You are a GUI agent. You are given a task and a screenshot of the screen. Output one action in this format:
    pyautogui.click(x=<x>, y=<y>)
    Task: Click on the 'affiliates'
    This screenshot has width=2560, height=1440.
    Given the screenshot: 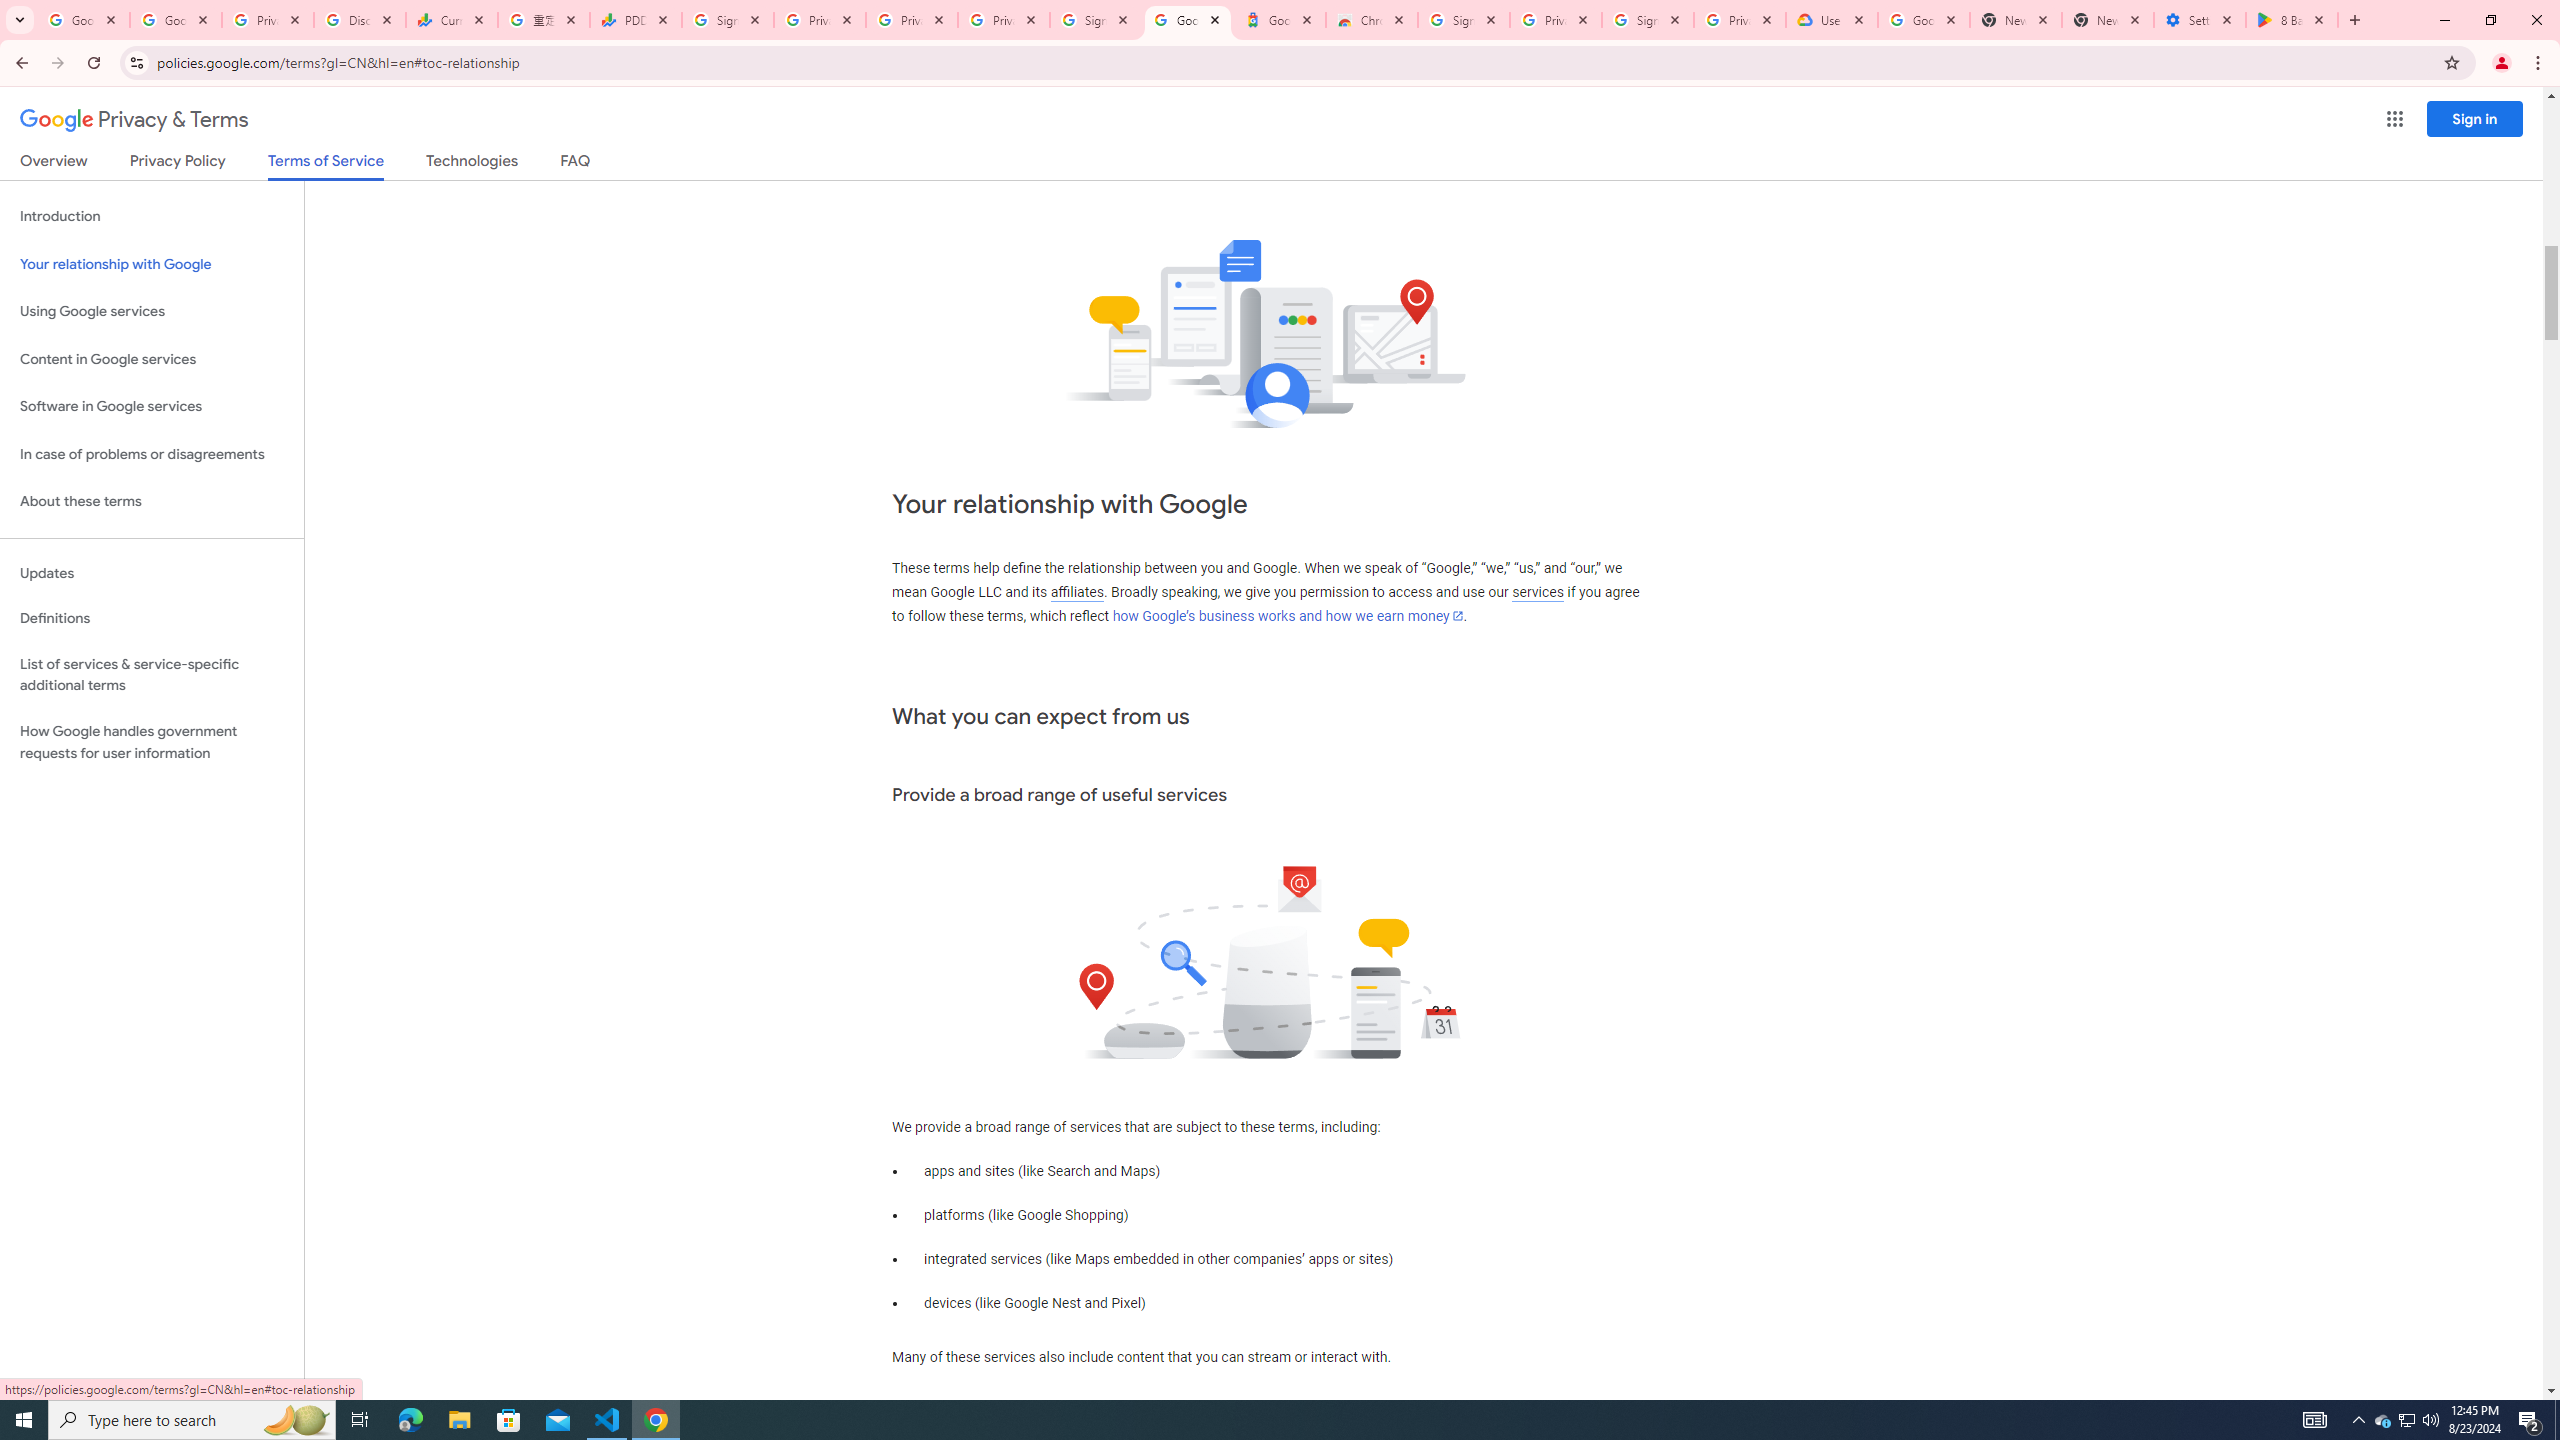 What is the action you would take?
    pyautogui.click(x=1076, y=591)
    